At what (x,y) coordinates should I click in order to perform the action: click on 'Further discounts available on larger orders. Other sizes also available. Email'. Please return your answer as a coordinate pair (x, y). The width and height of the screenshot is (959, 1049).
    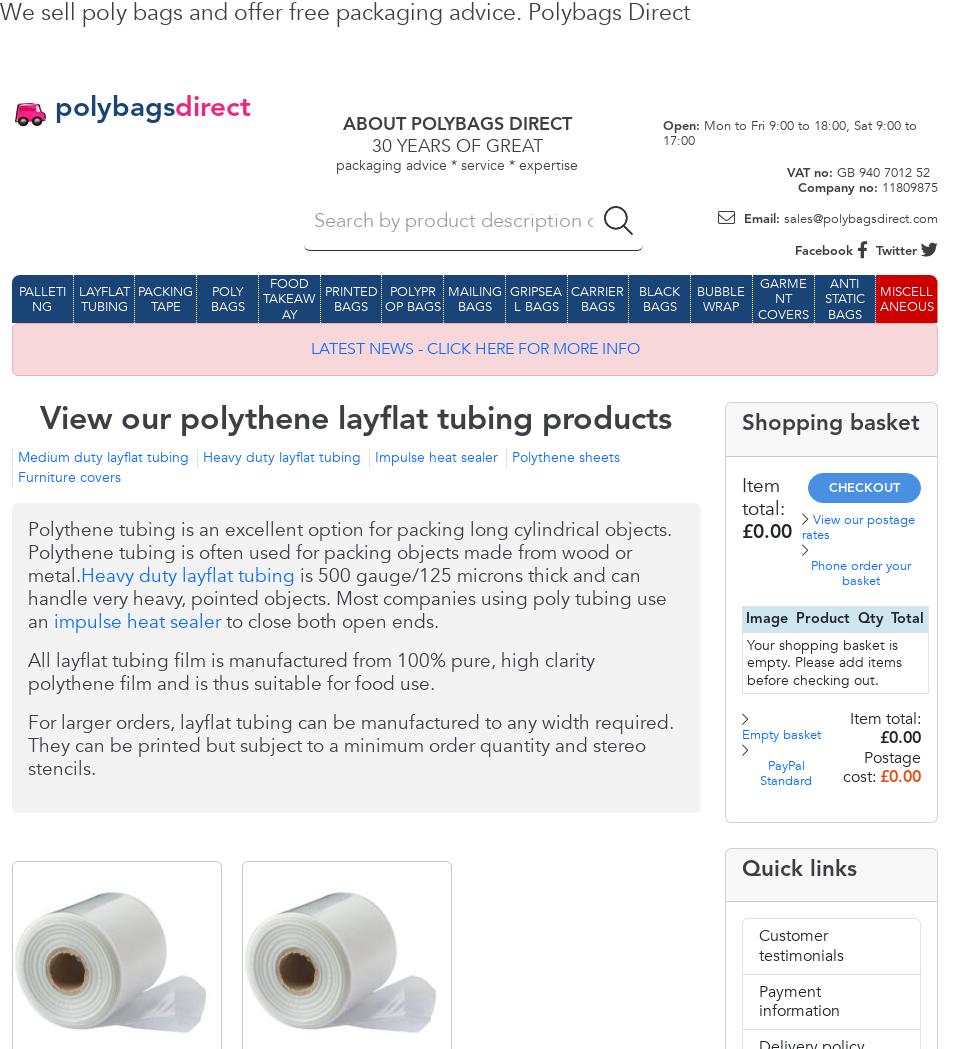
    Looking at the image, I should click on (355, 955).